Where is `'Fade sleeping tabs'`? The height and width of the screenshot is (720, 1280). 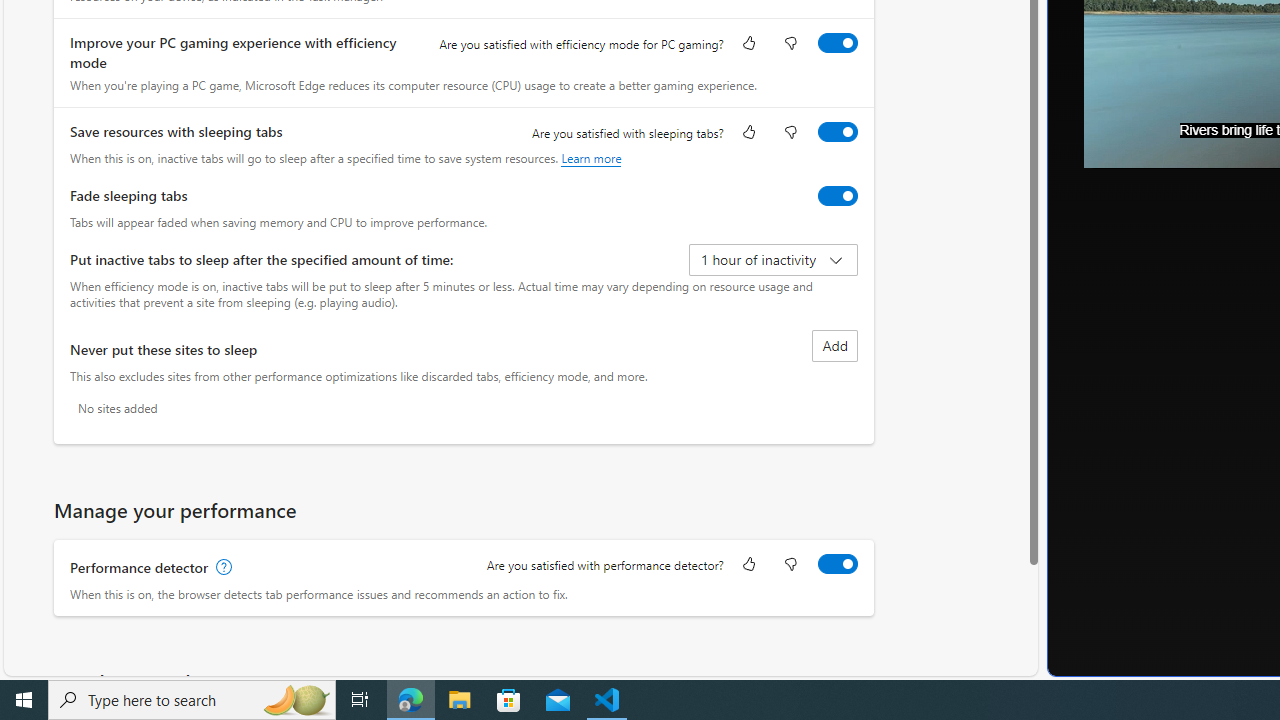
'Fade sleeping tabs' is located at coordinates (837, 195).